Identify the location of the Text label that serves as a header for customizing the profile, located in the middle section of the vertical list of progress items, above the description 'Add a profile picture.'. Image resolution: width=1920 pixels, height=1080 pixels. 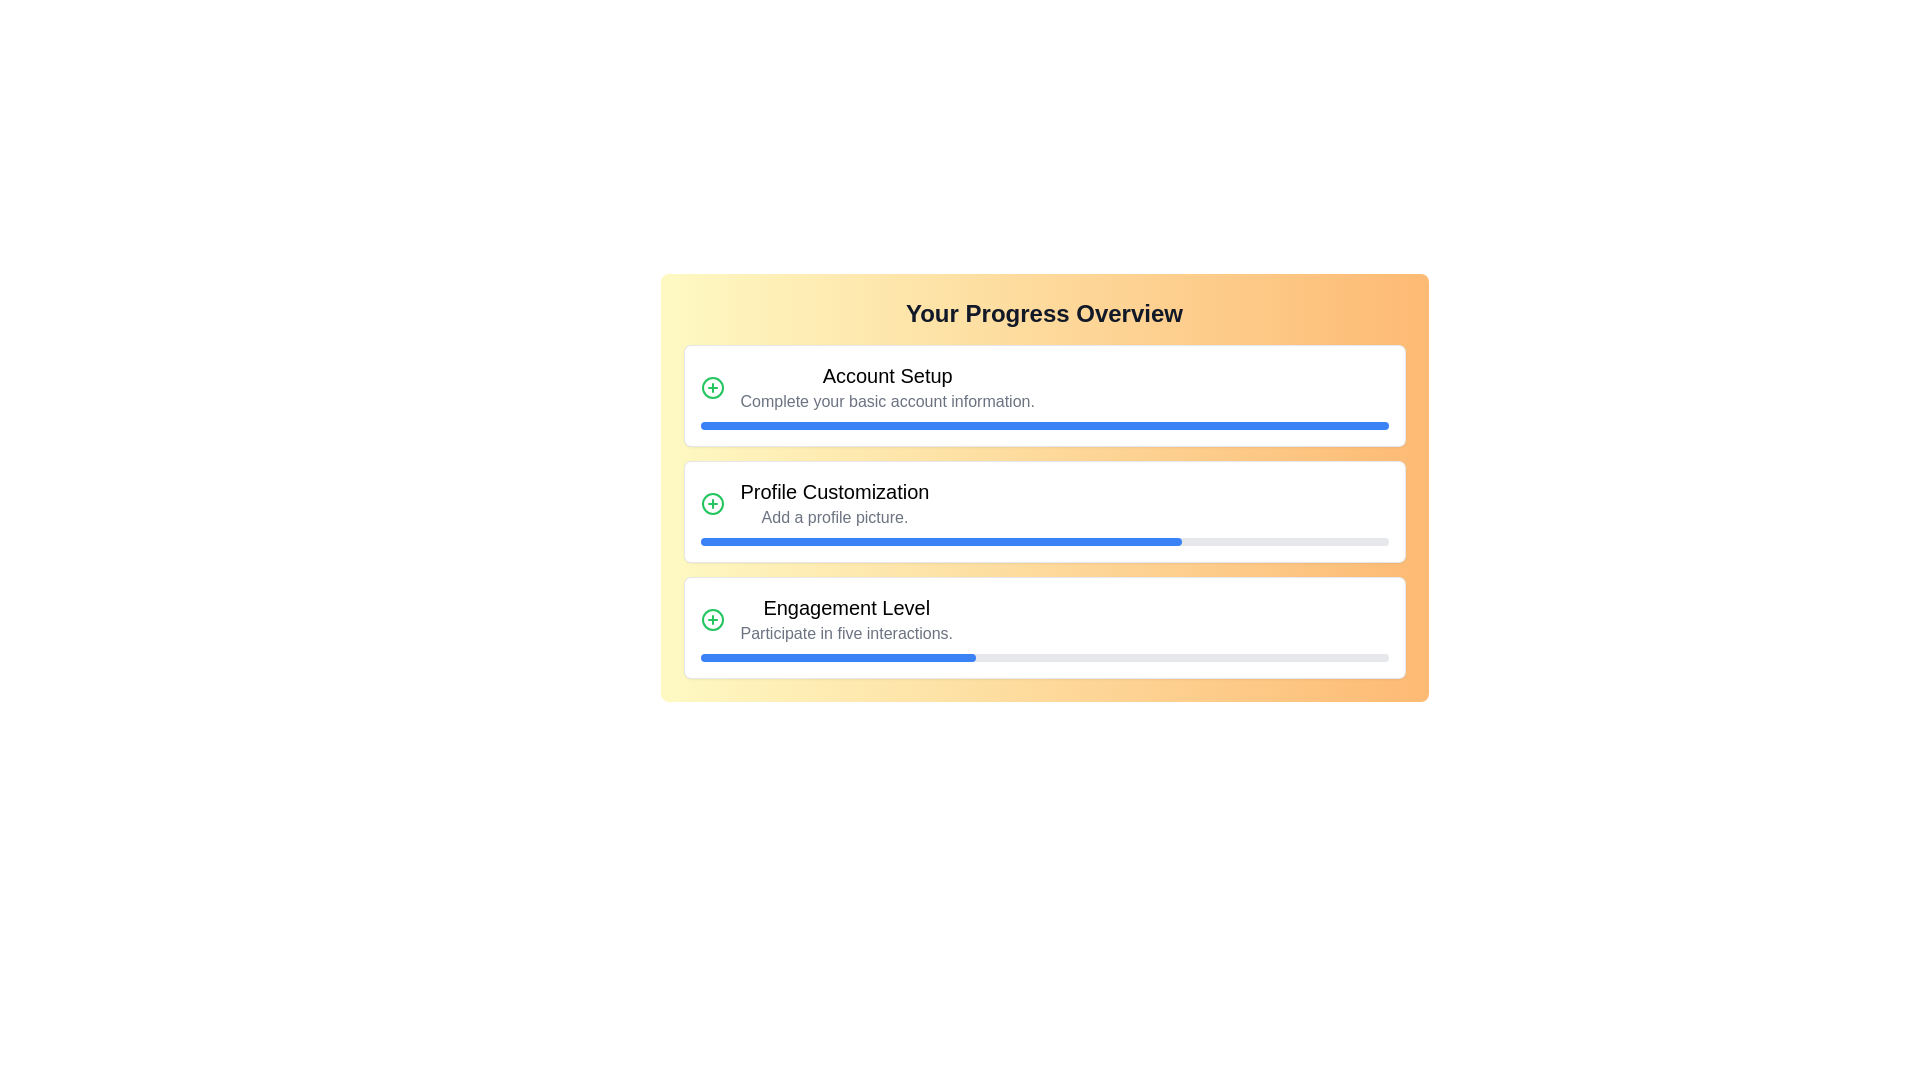
(835, 492).